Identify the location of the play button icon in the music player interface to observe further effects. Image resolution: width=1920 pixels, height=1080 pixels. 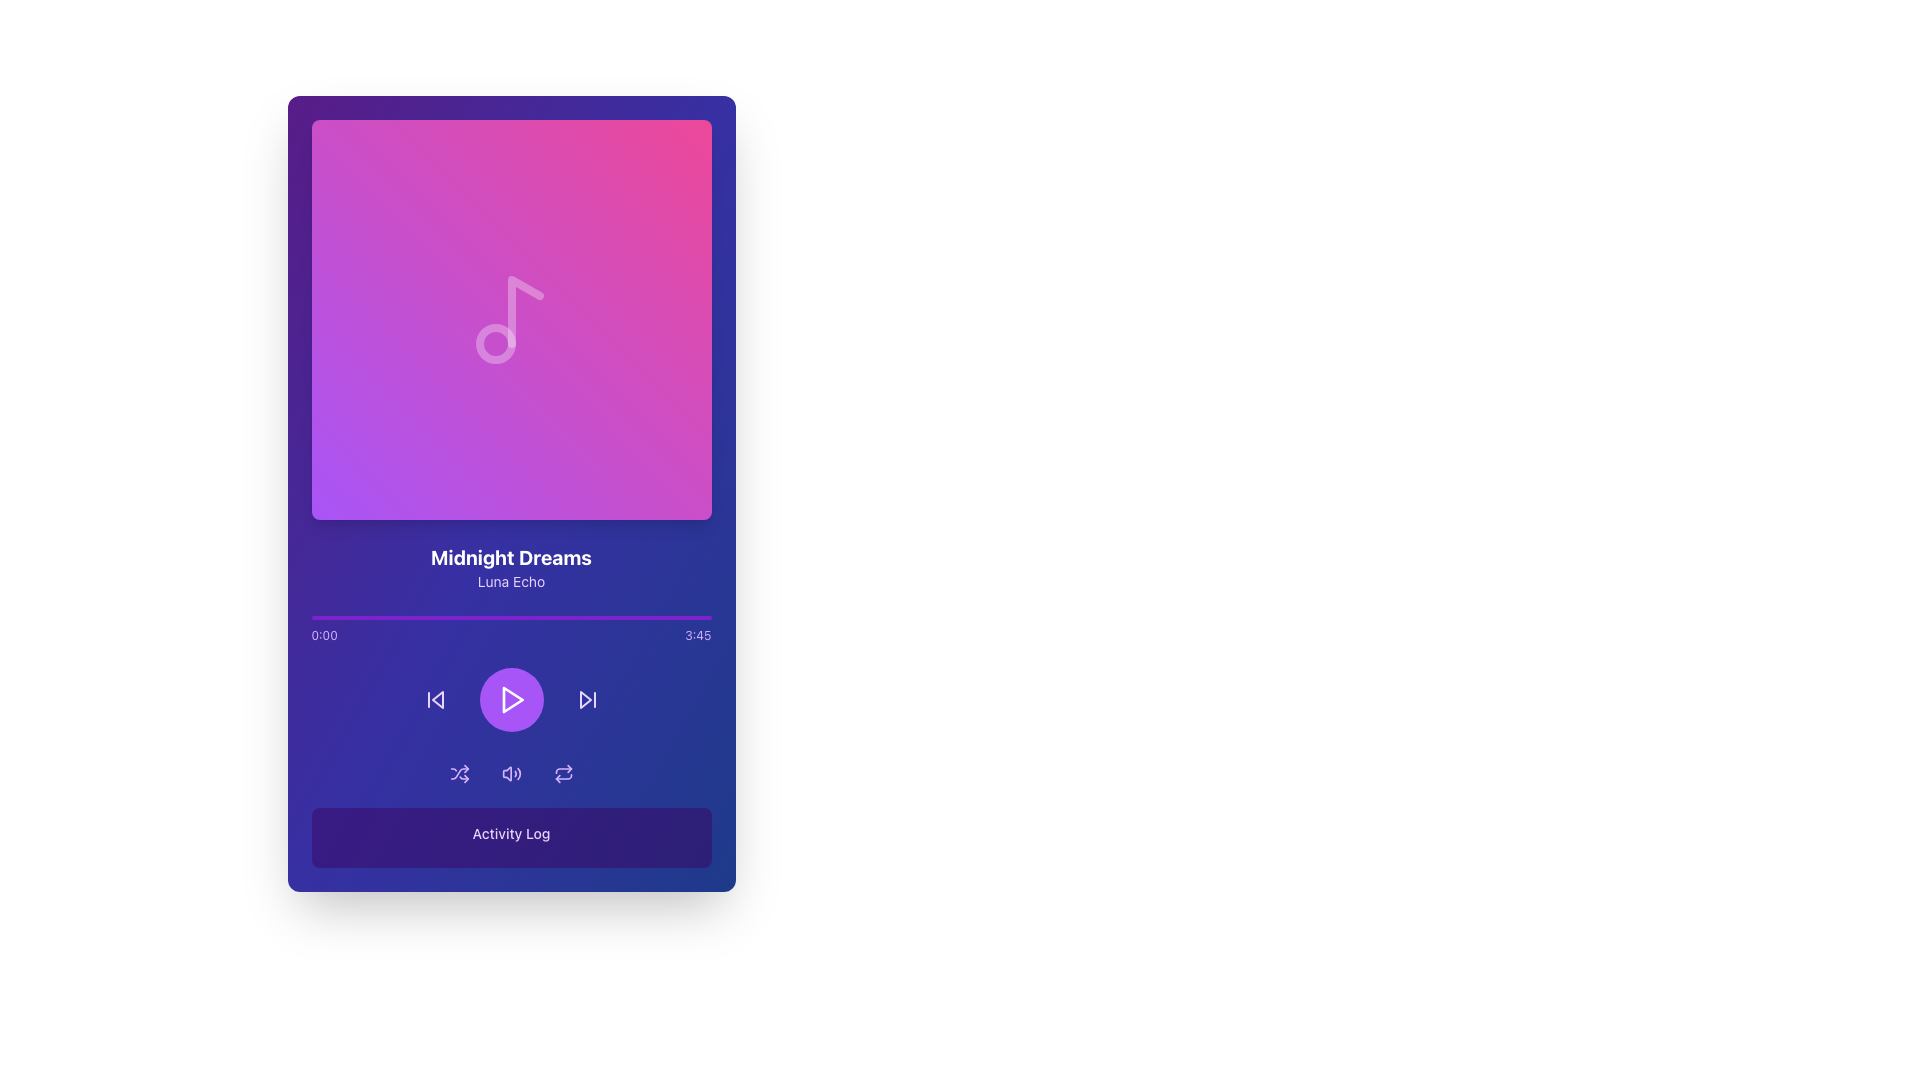
(512, 698).